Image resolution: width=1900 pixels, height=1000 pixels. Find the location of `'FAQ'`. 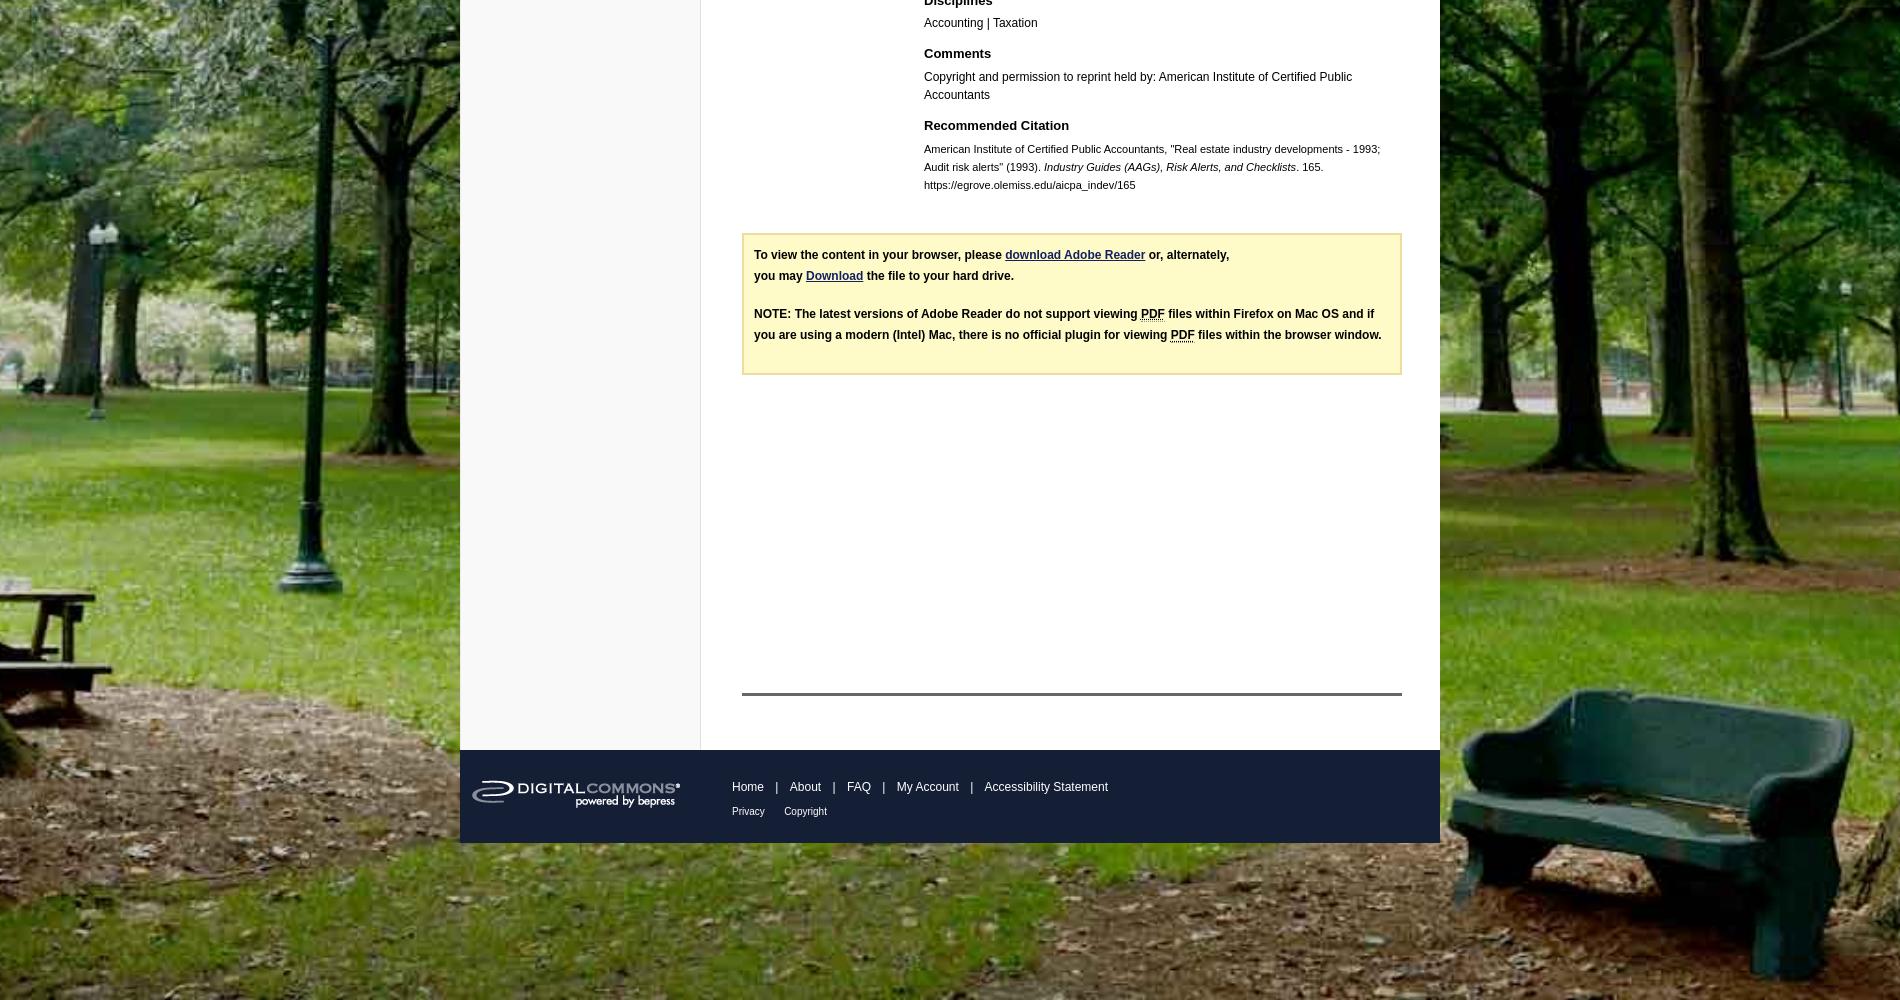

'FAQ' is located at coordinates (857, 786).